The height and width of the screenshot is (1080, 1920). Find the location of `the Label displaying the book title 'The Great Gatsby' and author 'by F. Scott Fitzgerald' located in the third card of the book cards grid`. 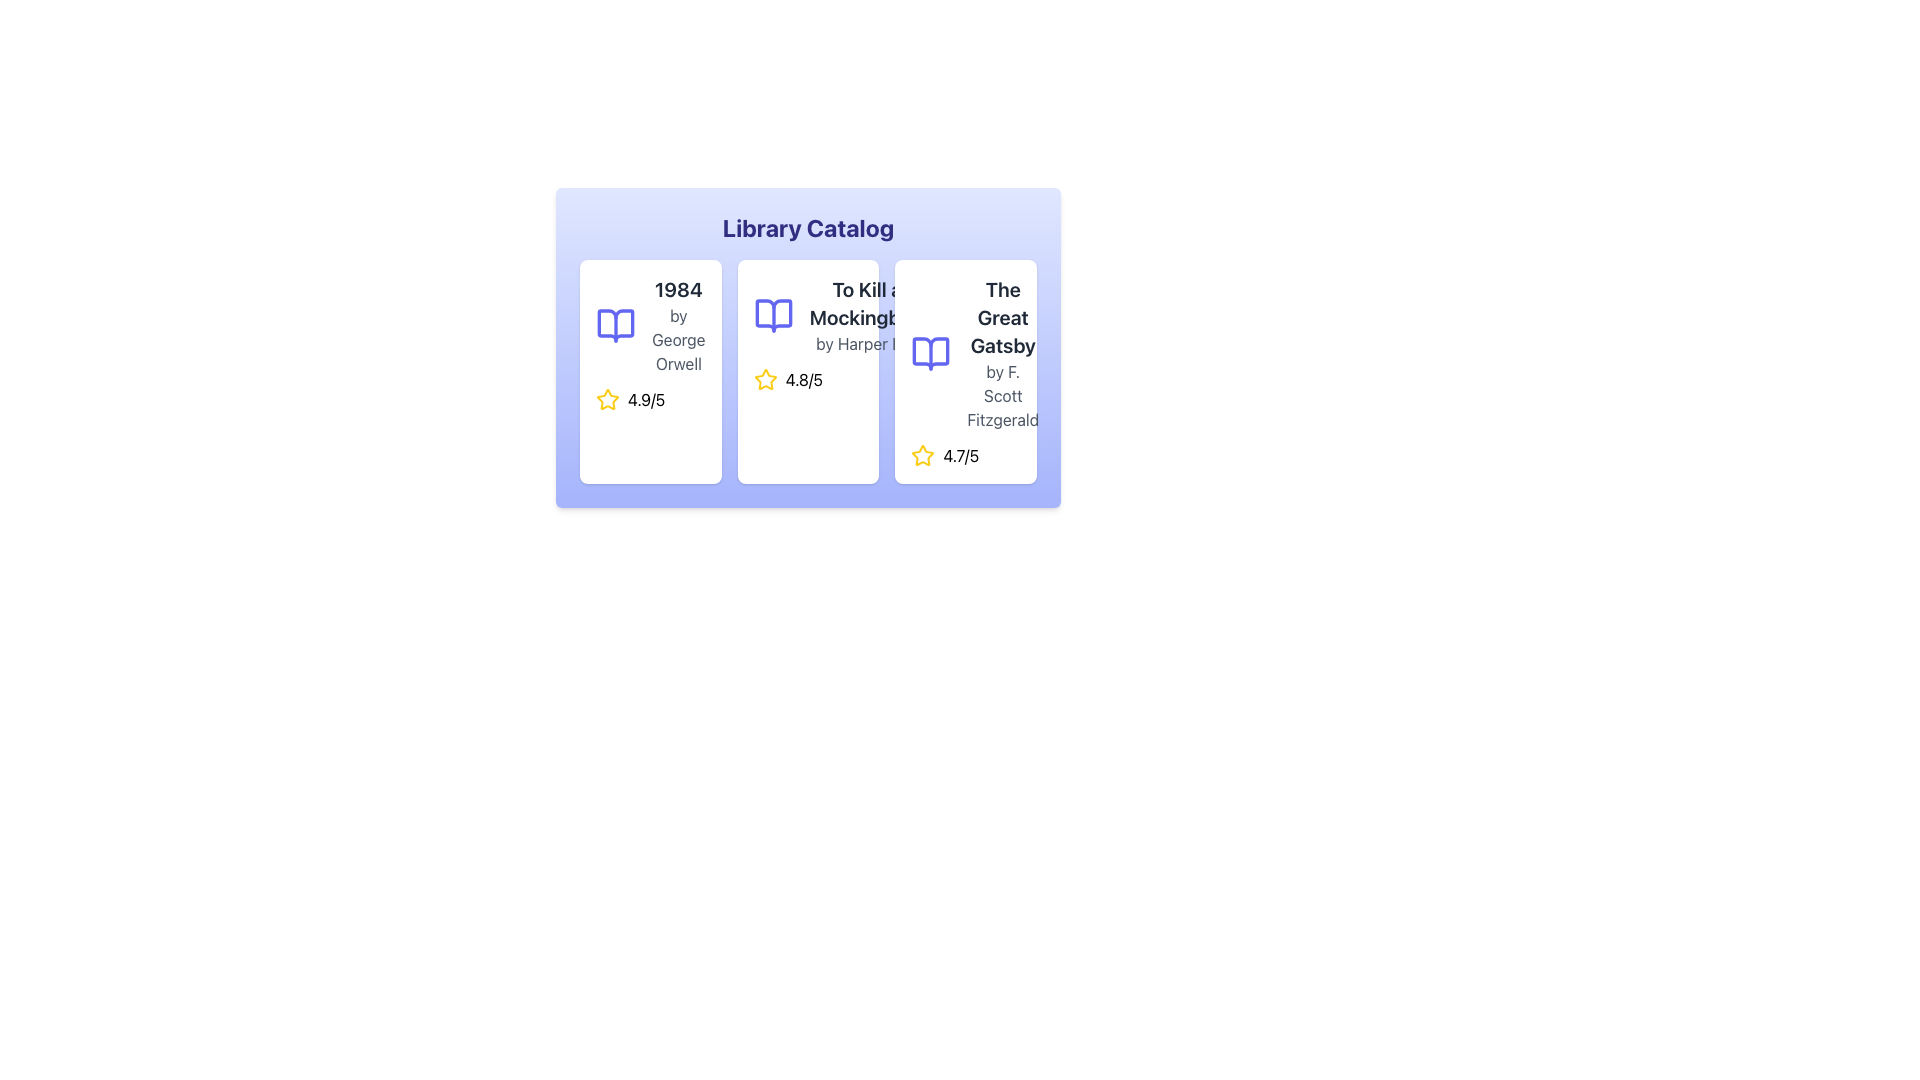

the Label displaying the book title 'The Great Gatsby' and author 'by F. Scott Fitzgerald' located in the third card of the book cards grid is located at coordinates (1003, 353).